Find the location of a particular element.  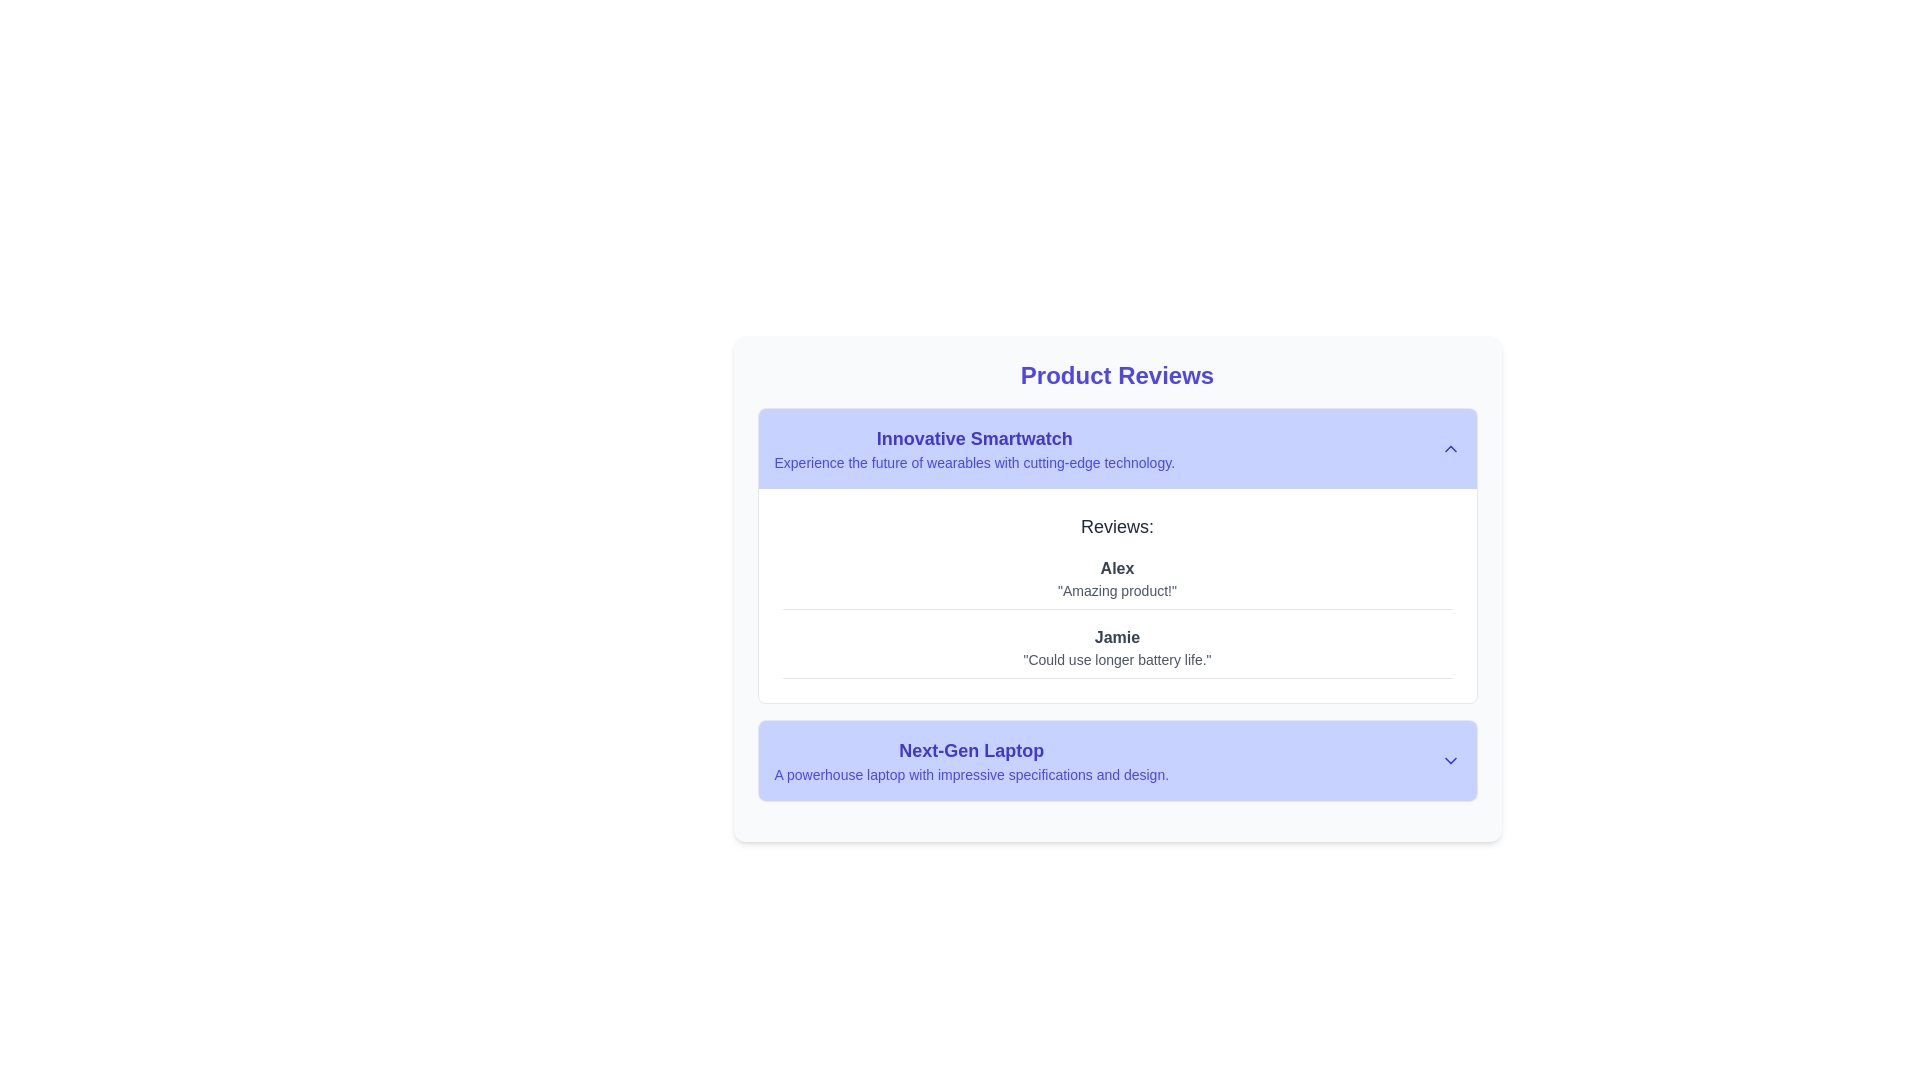

description provided by the text label located below the 'Next-Gen Laptop' title, which highlights the features of the product is located at coordinates (971, 774).